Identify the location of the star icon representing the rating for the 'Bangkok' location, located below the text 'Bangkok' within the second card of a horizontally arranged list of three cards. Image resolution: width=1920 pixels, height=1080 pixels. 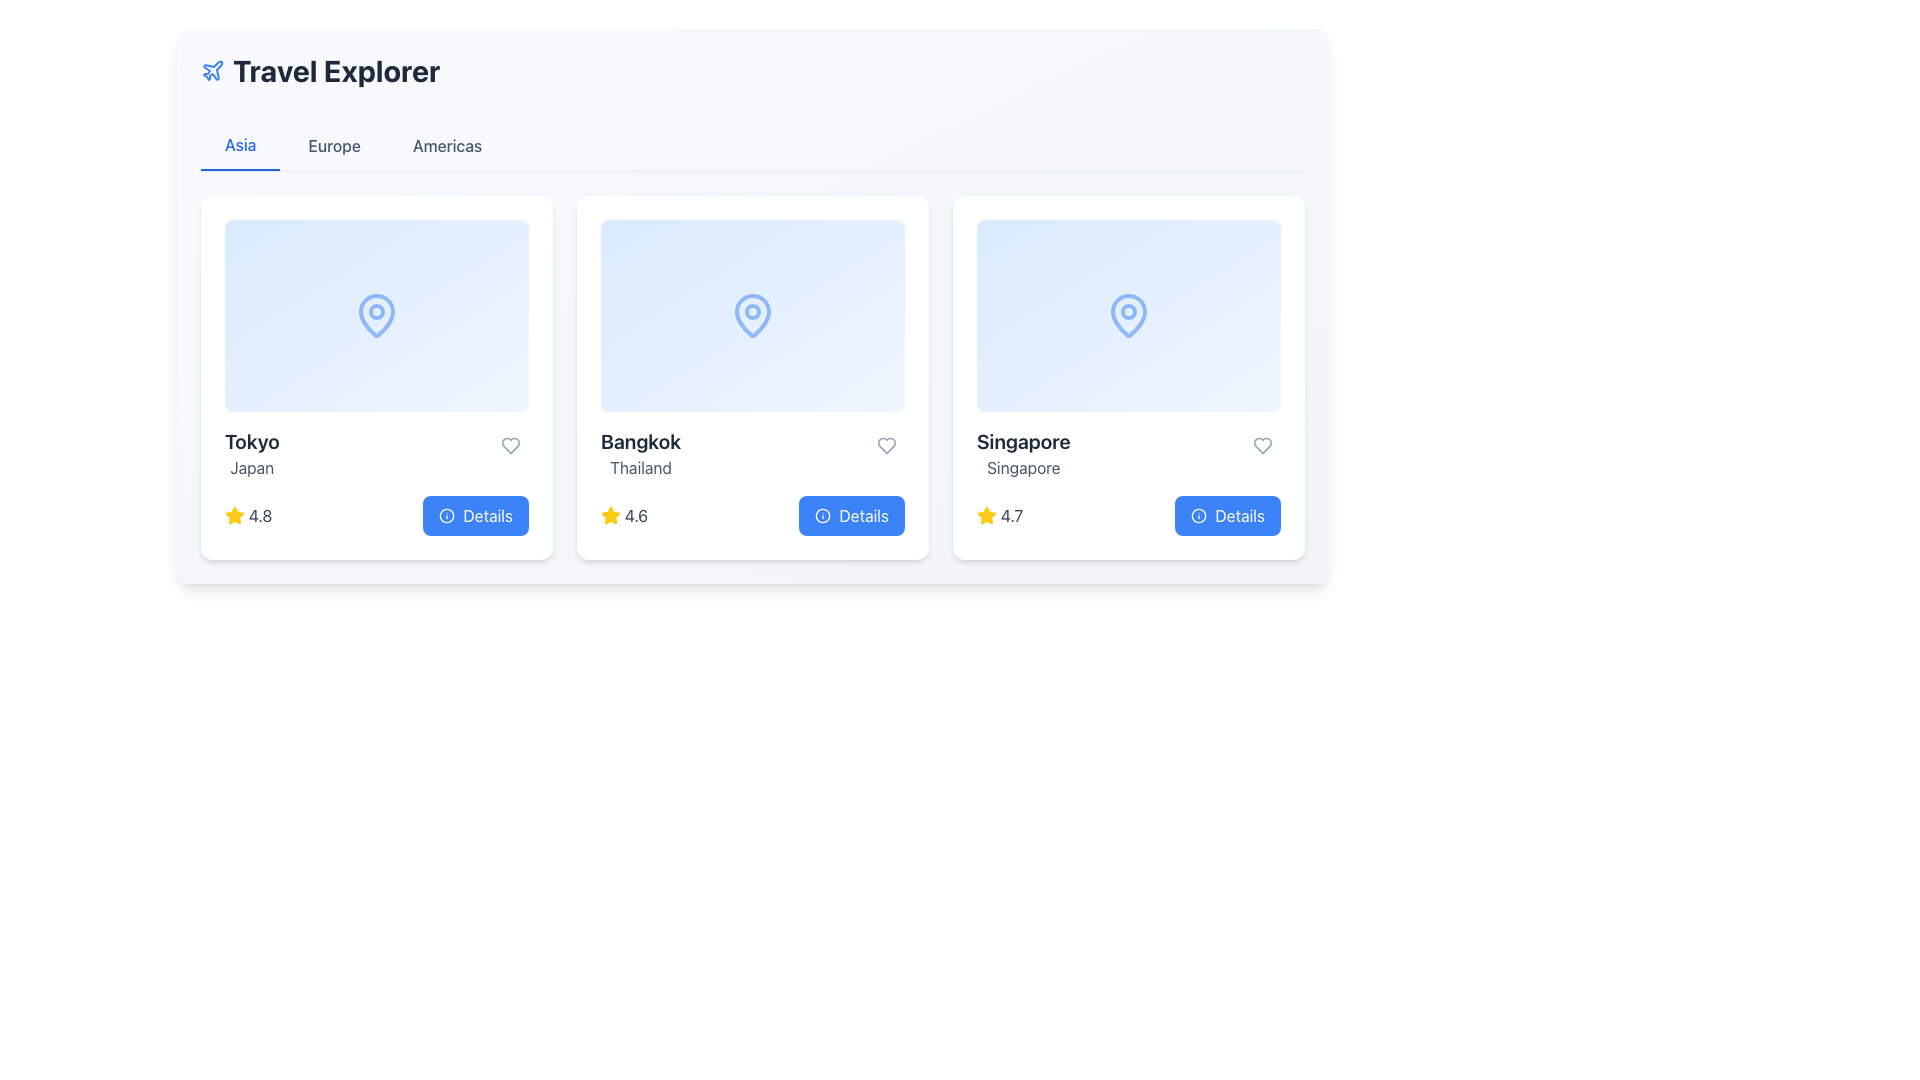
(609, 514).